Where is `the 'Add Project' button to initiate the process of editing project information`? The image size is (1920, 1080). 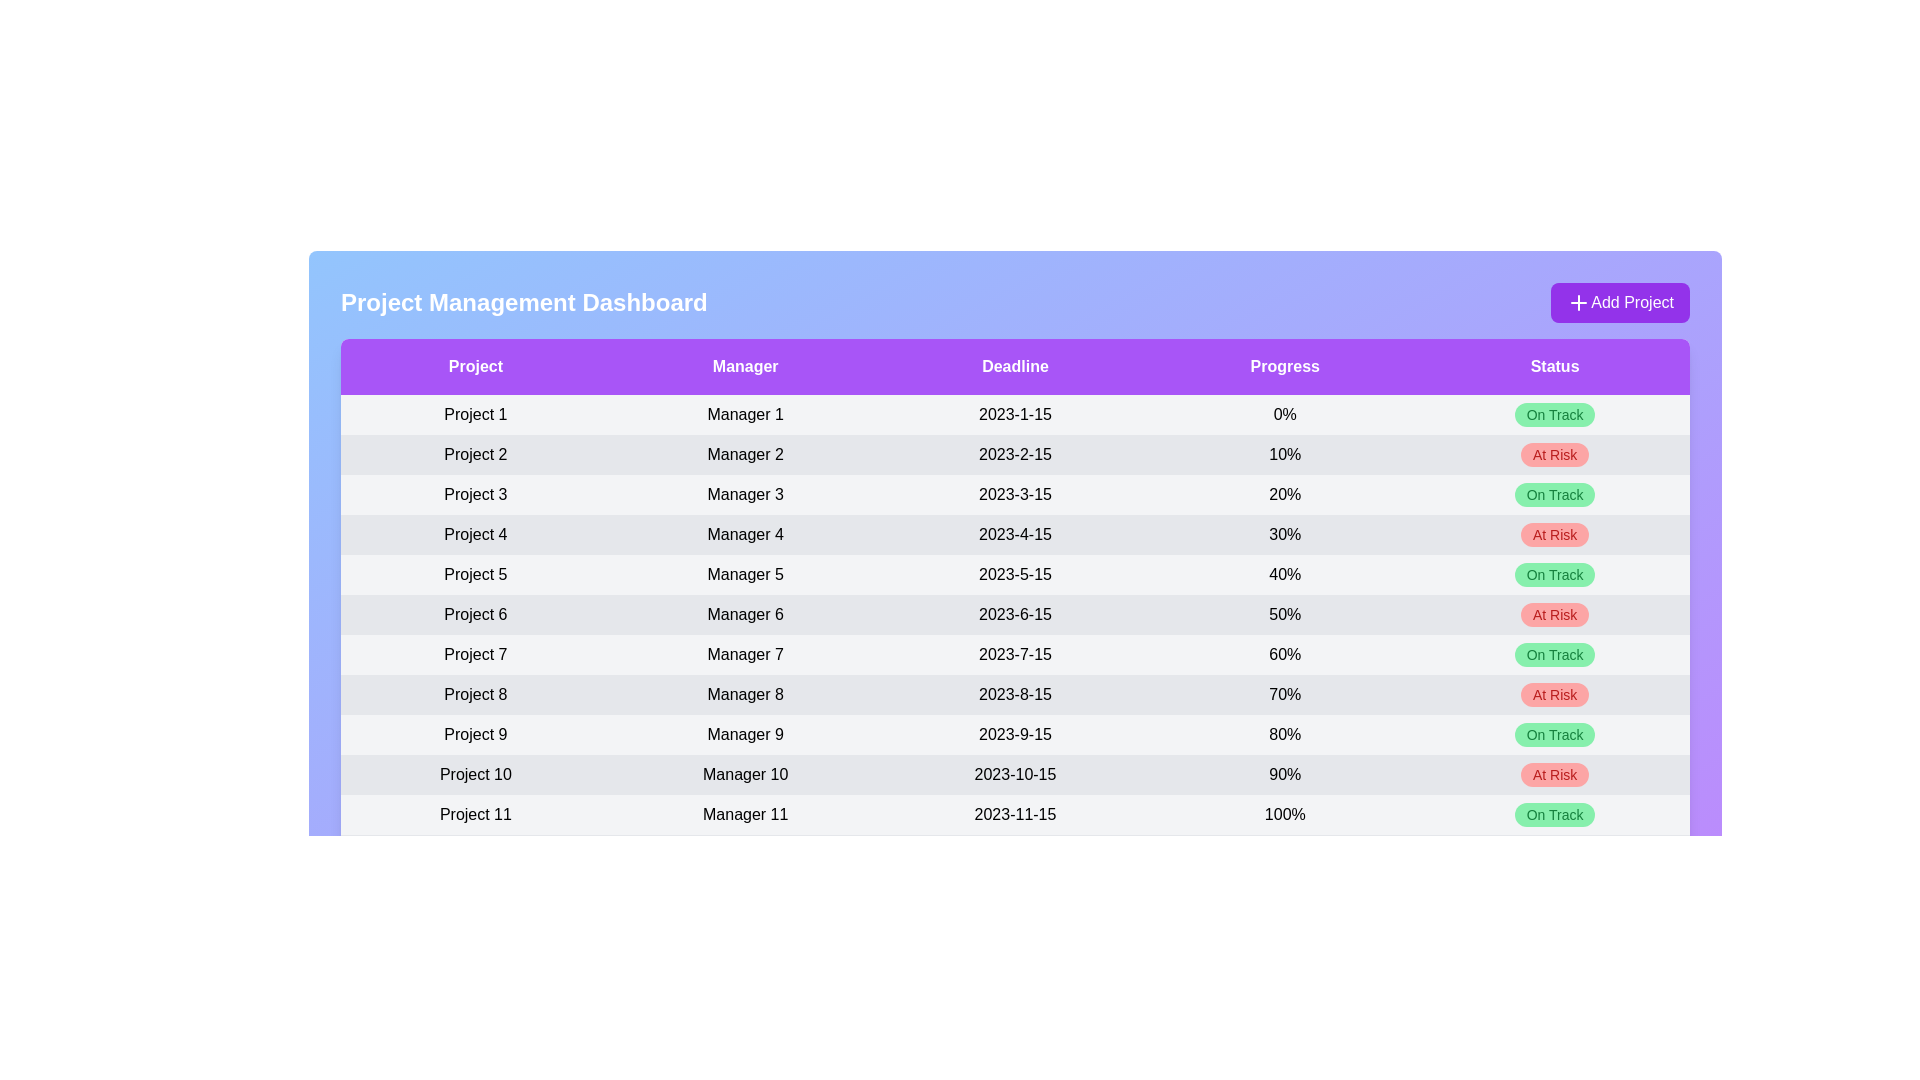 the 'Add Project' button to initiate the process of editing project information is located at coordinates (1620, 303).